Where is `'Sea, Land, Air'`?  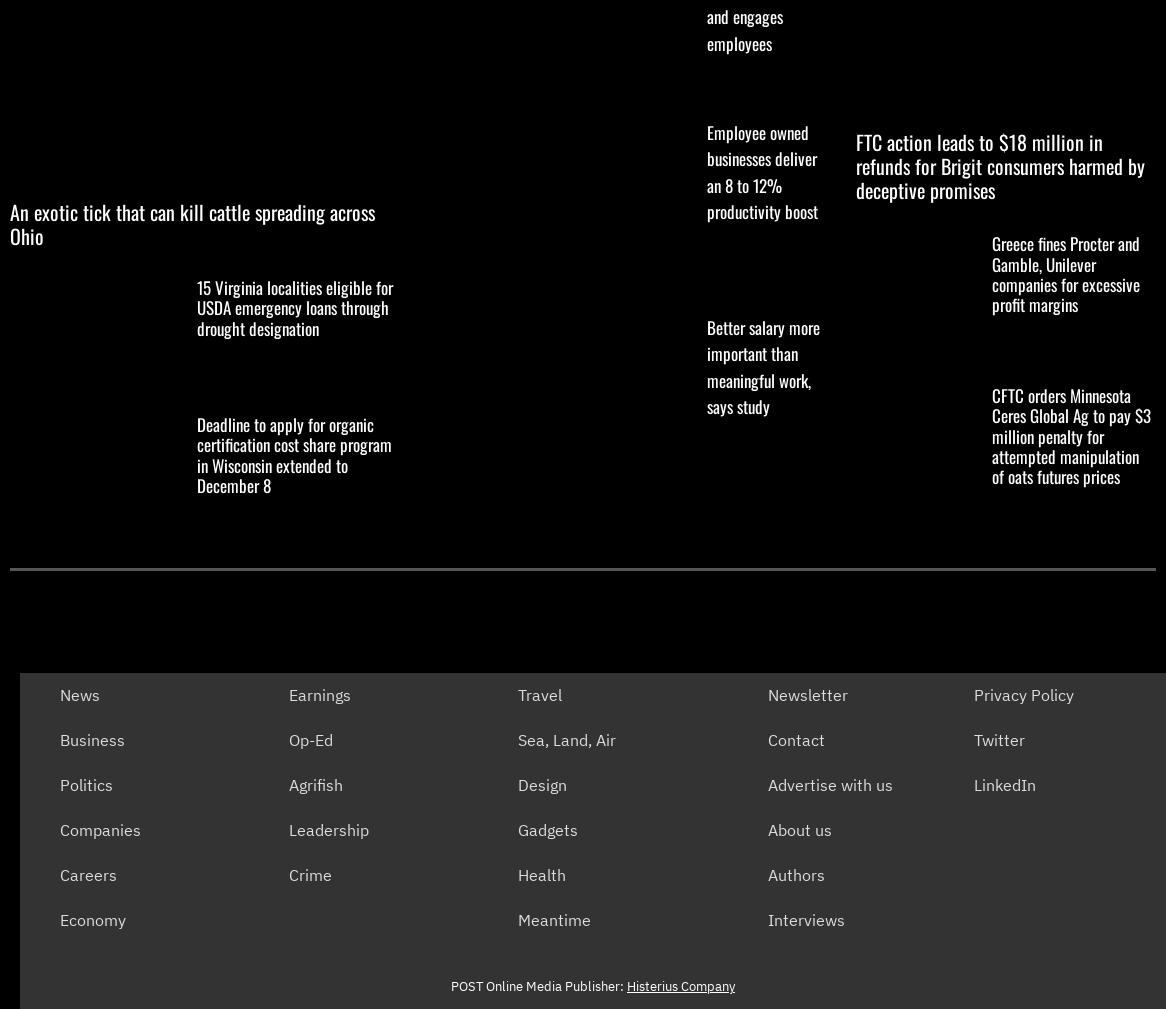 'Sea, Land, Air' is located at coordinates (566, 740).